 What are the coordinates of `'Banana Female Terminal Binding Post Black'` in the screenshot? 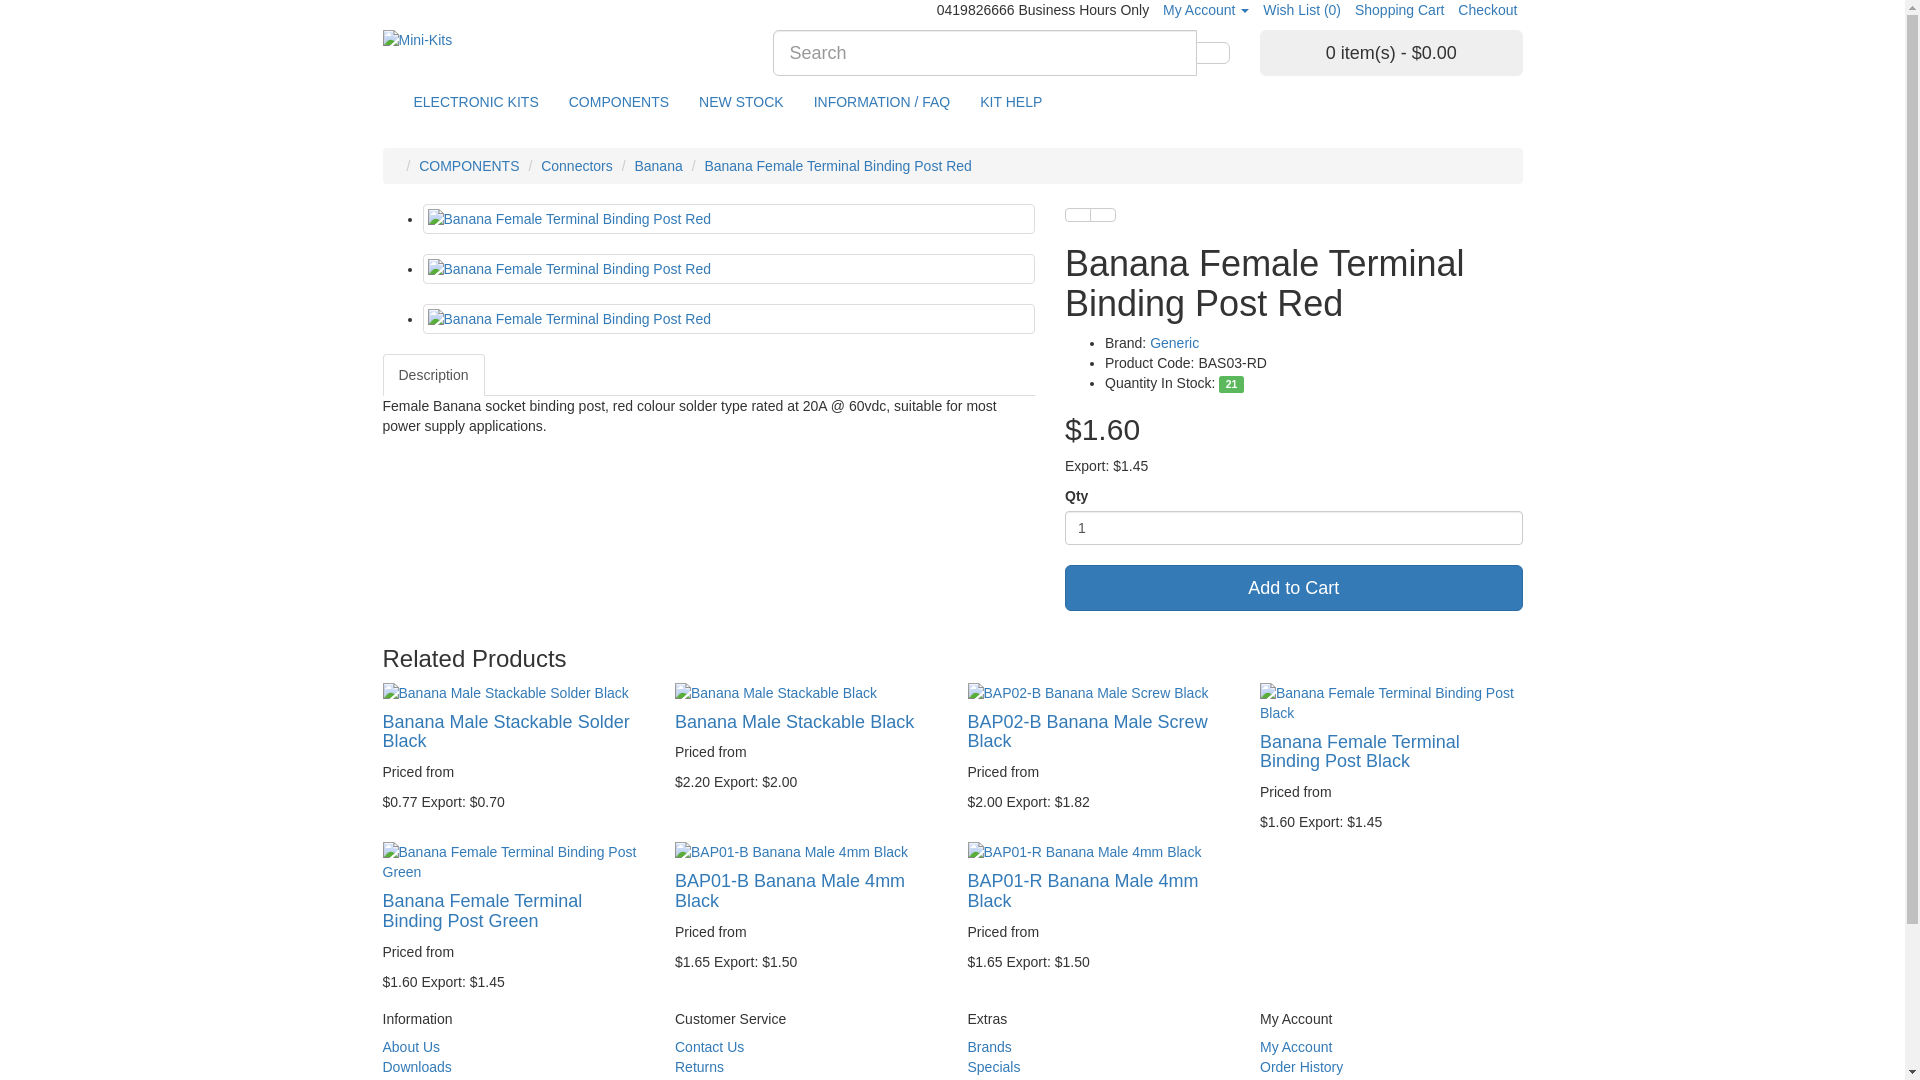 It's located at (1359, 752).